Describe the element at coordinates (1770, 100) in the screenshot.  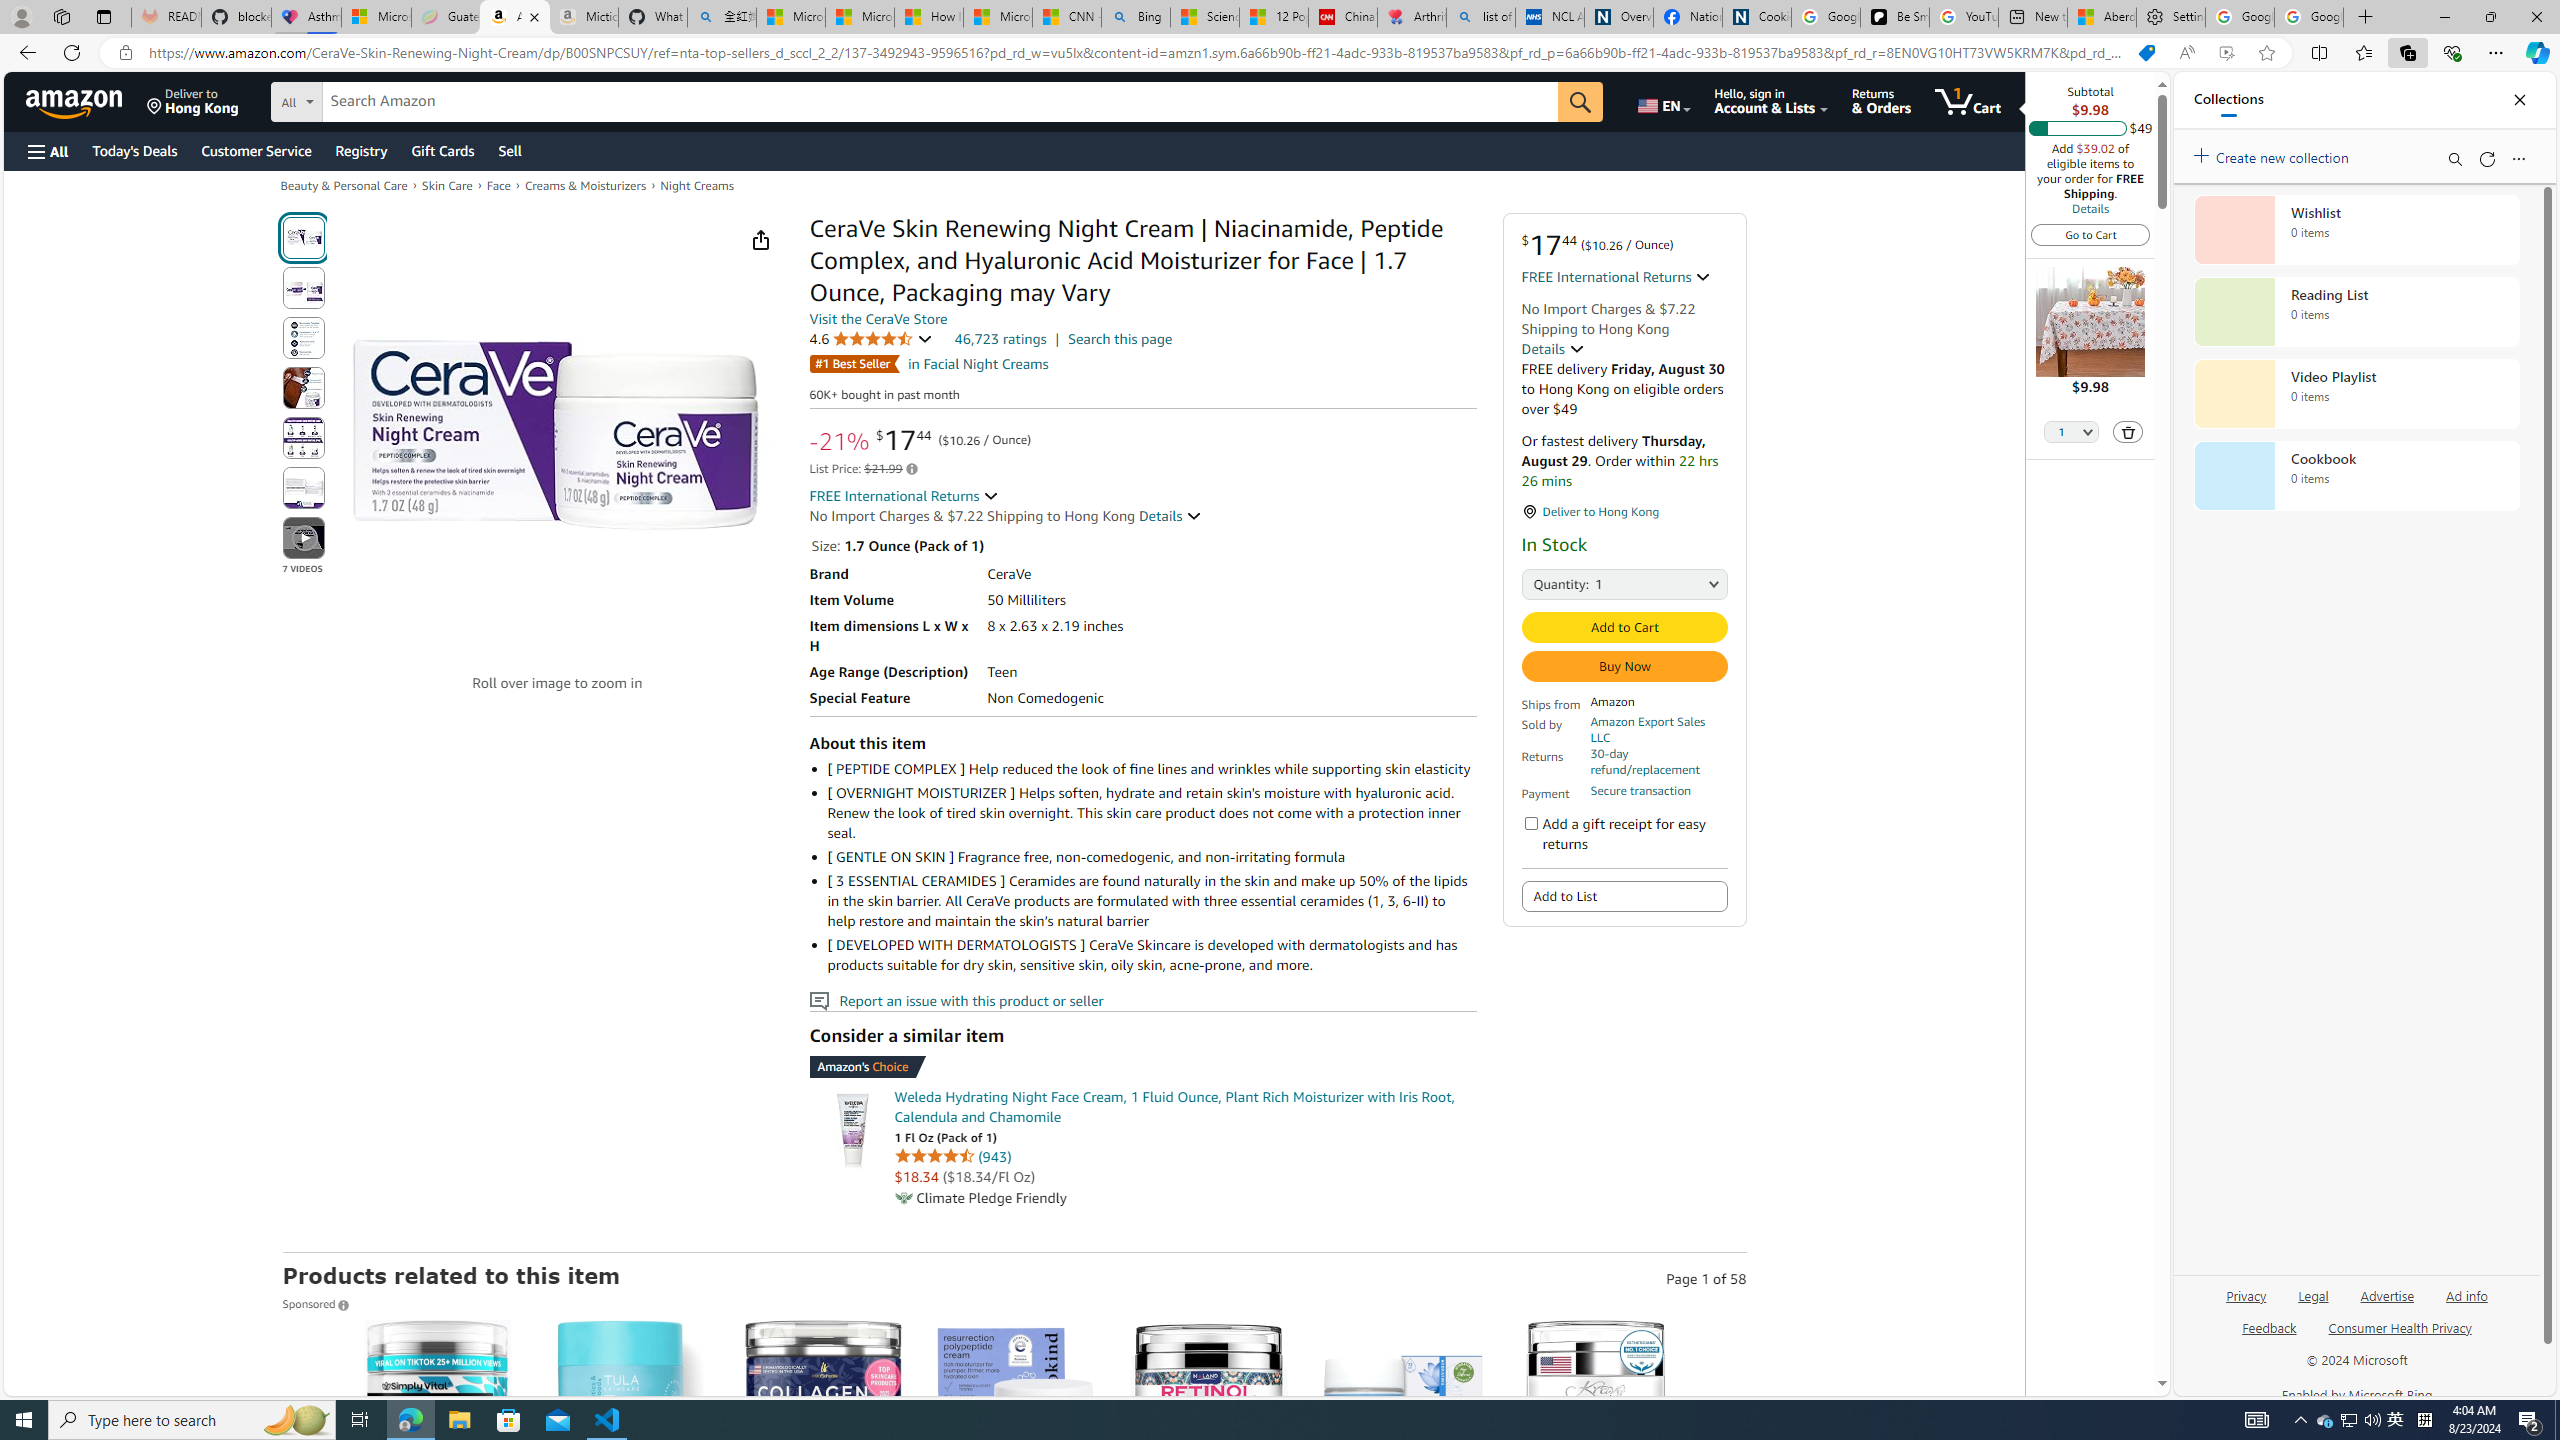
I see `'Hello, sign in Account & Lists'` at that location.